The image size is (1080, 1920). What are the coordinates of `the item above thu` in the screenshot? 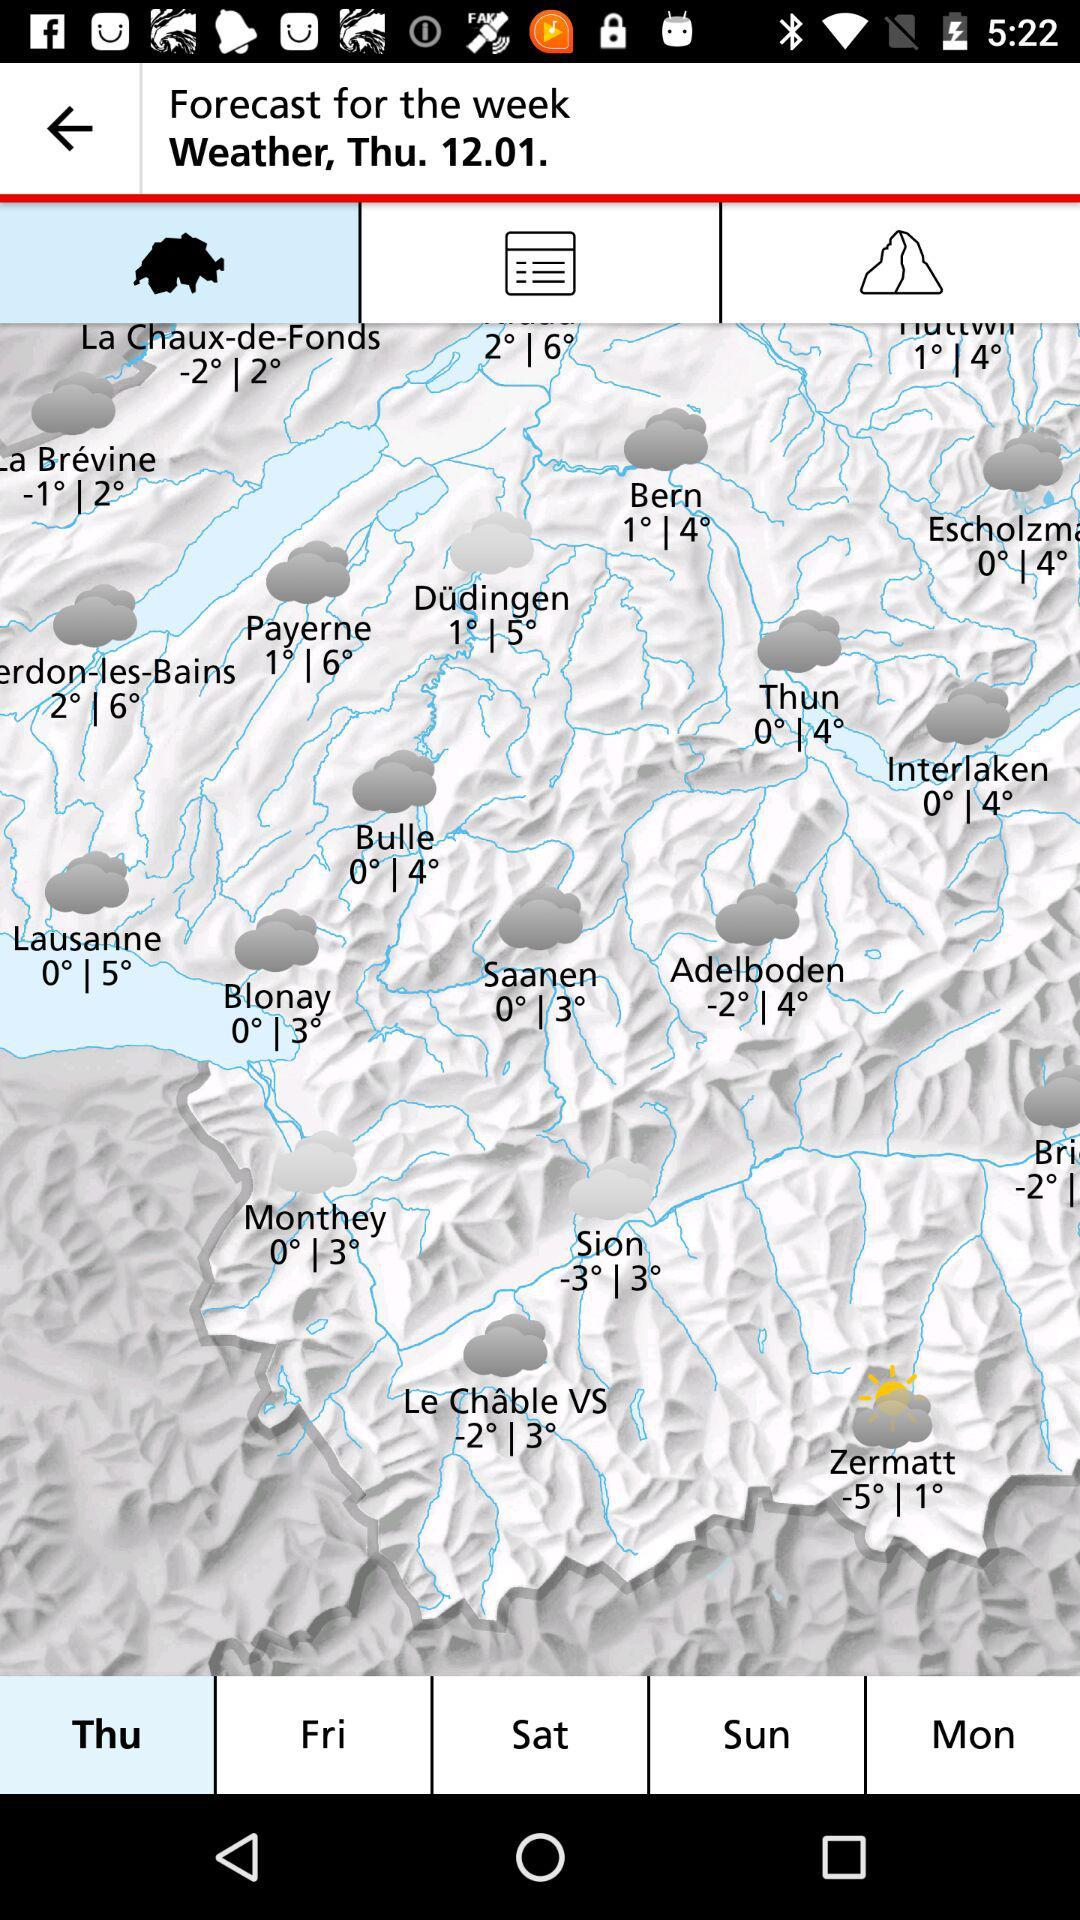 It's located at (178, 261).